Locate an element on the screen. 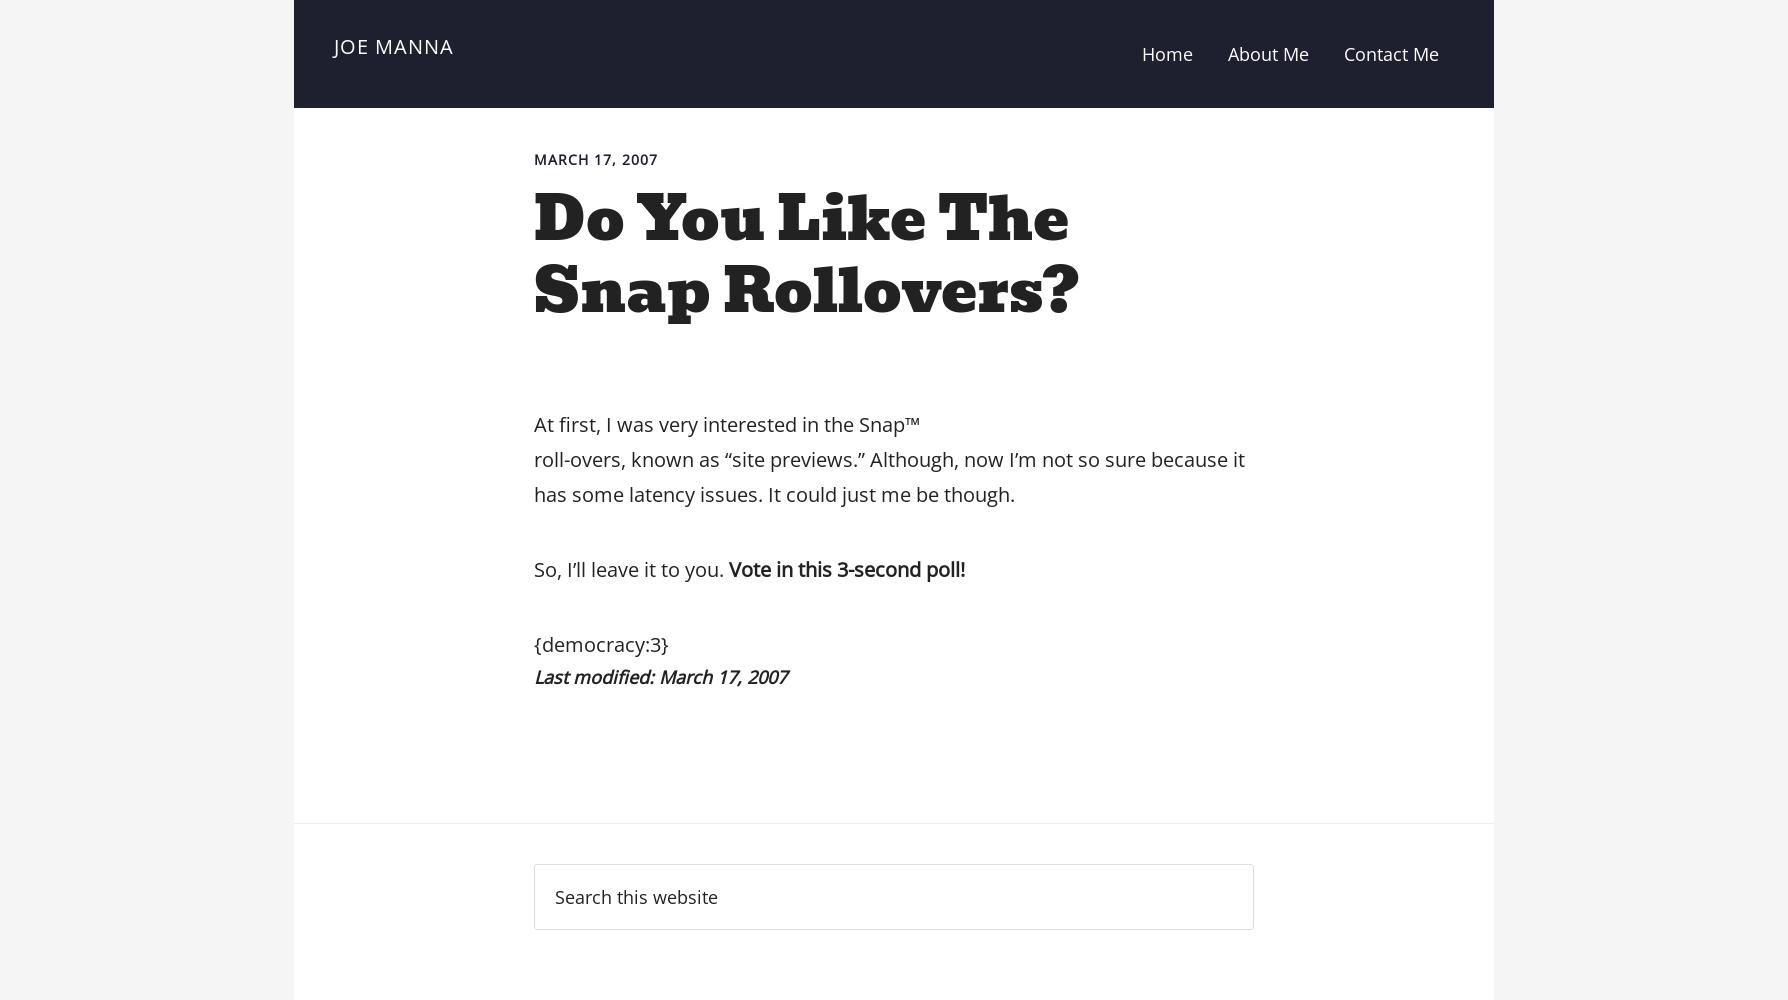  'Contact Me' is located at coordinates (1391, 54).